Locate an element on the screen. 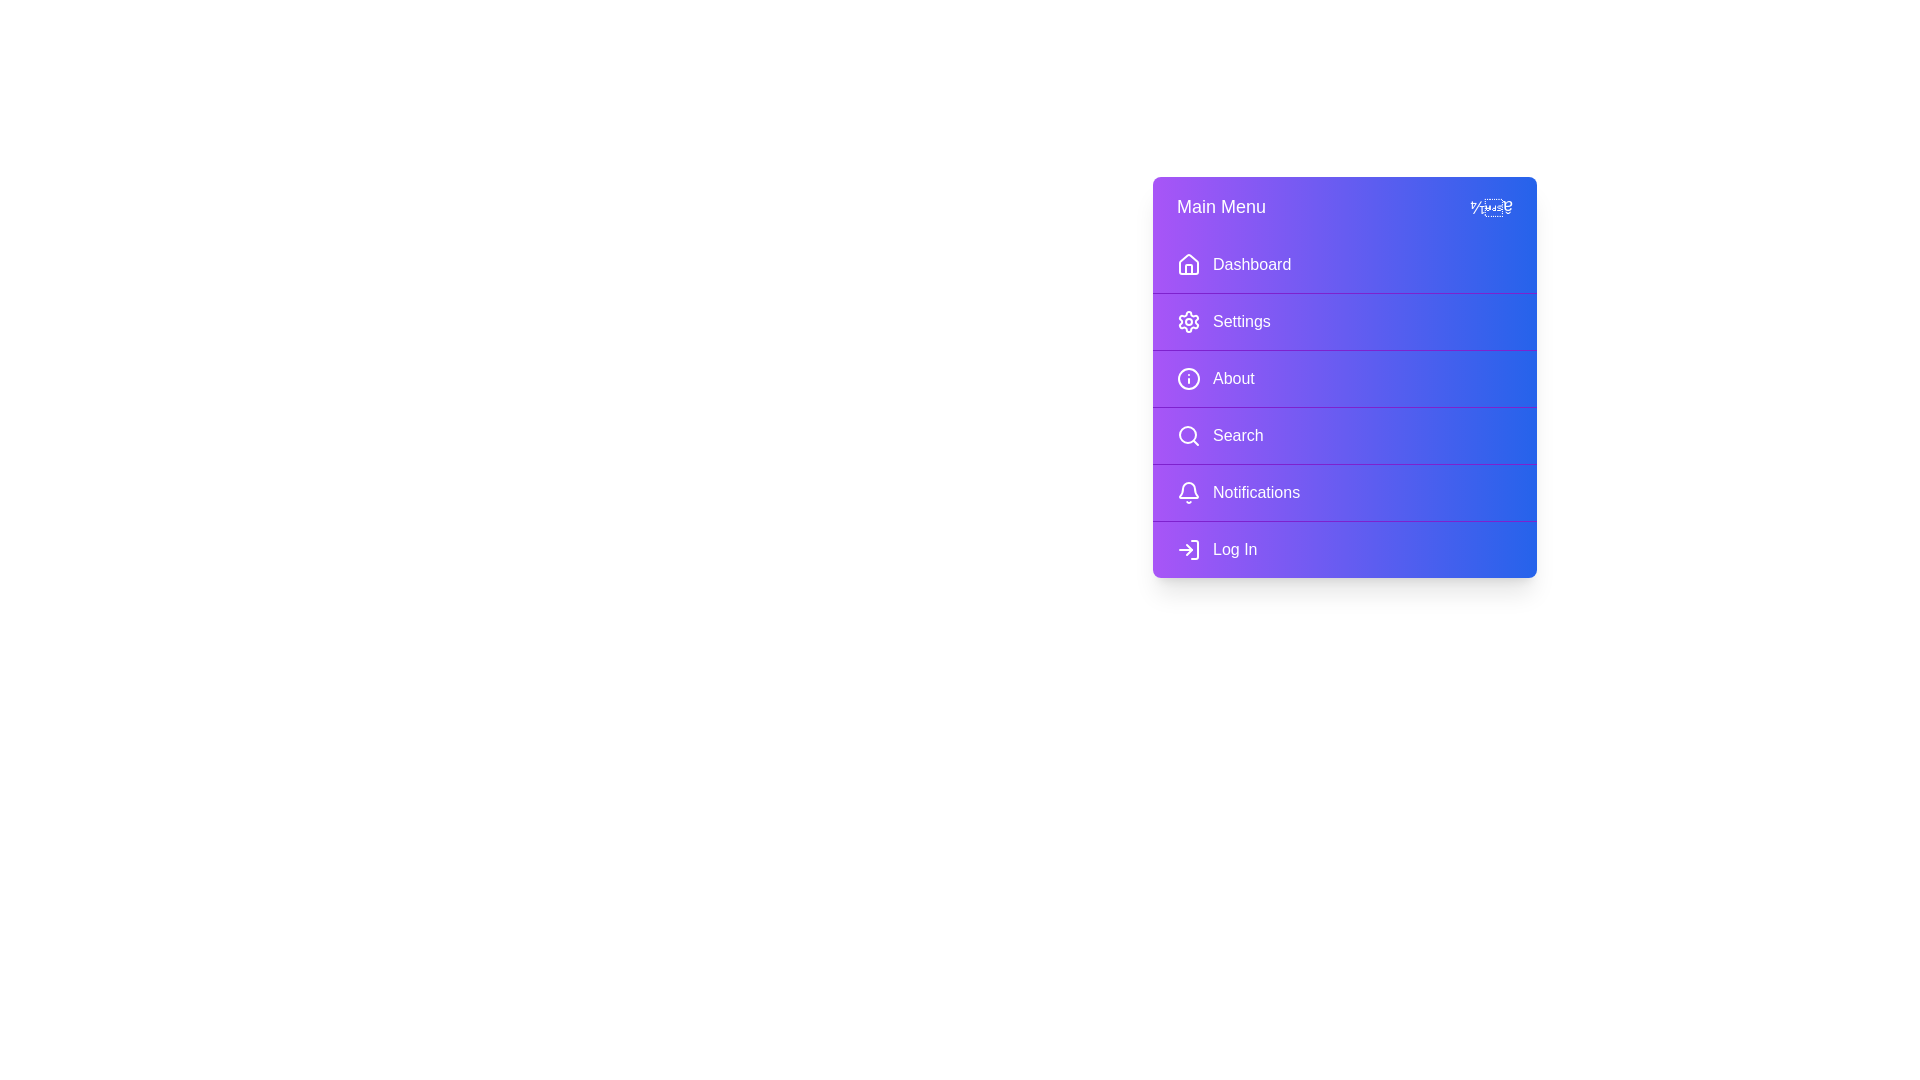 The image size is (1920, 1080). the menu item Log In to navigate is located at coordinates (1344, 549).